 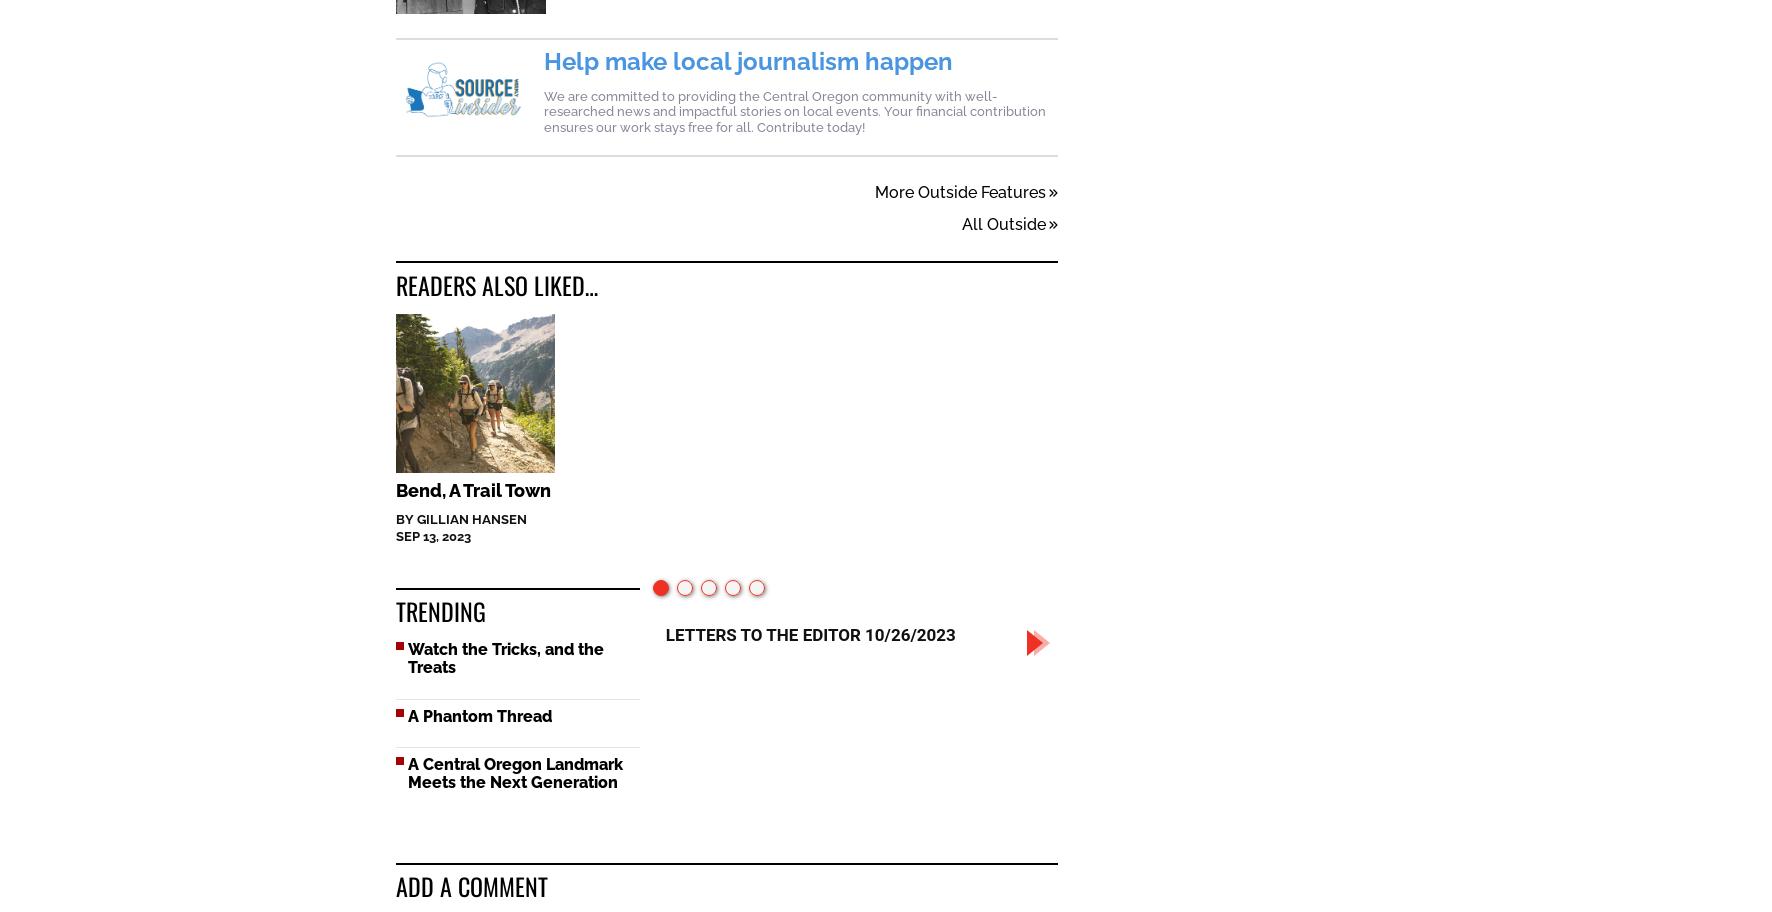 I want to click on 'We are committed to providing the Central Oregon community
with well-researched news and impactful stories on local events.
Your financial contribution ensures our work stays free for all.
Contribute today!', so click(x=794, y=112).